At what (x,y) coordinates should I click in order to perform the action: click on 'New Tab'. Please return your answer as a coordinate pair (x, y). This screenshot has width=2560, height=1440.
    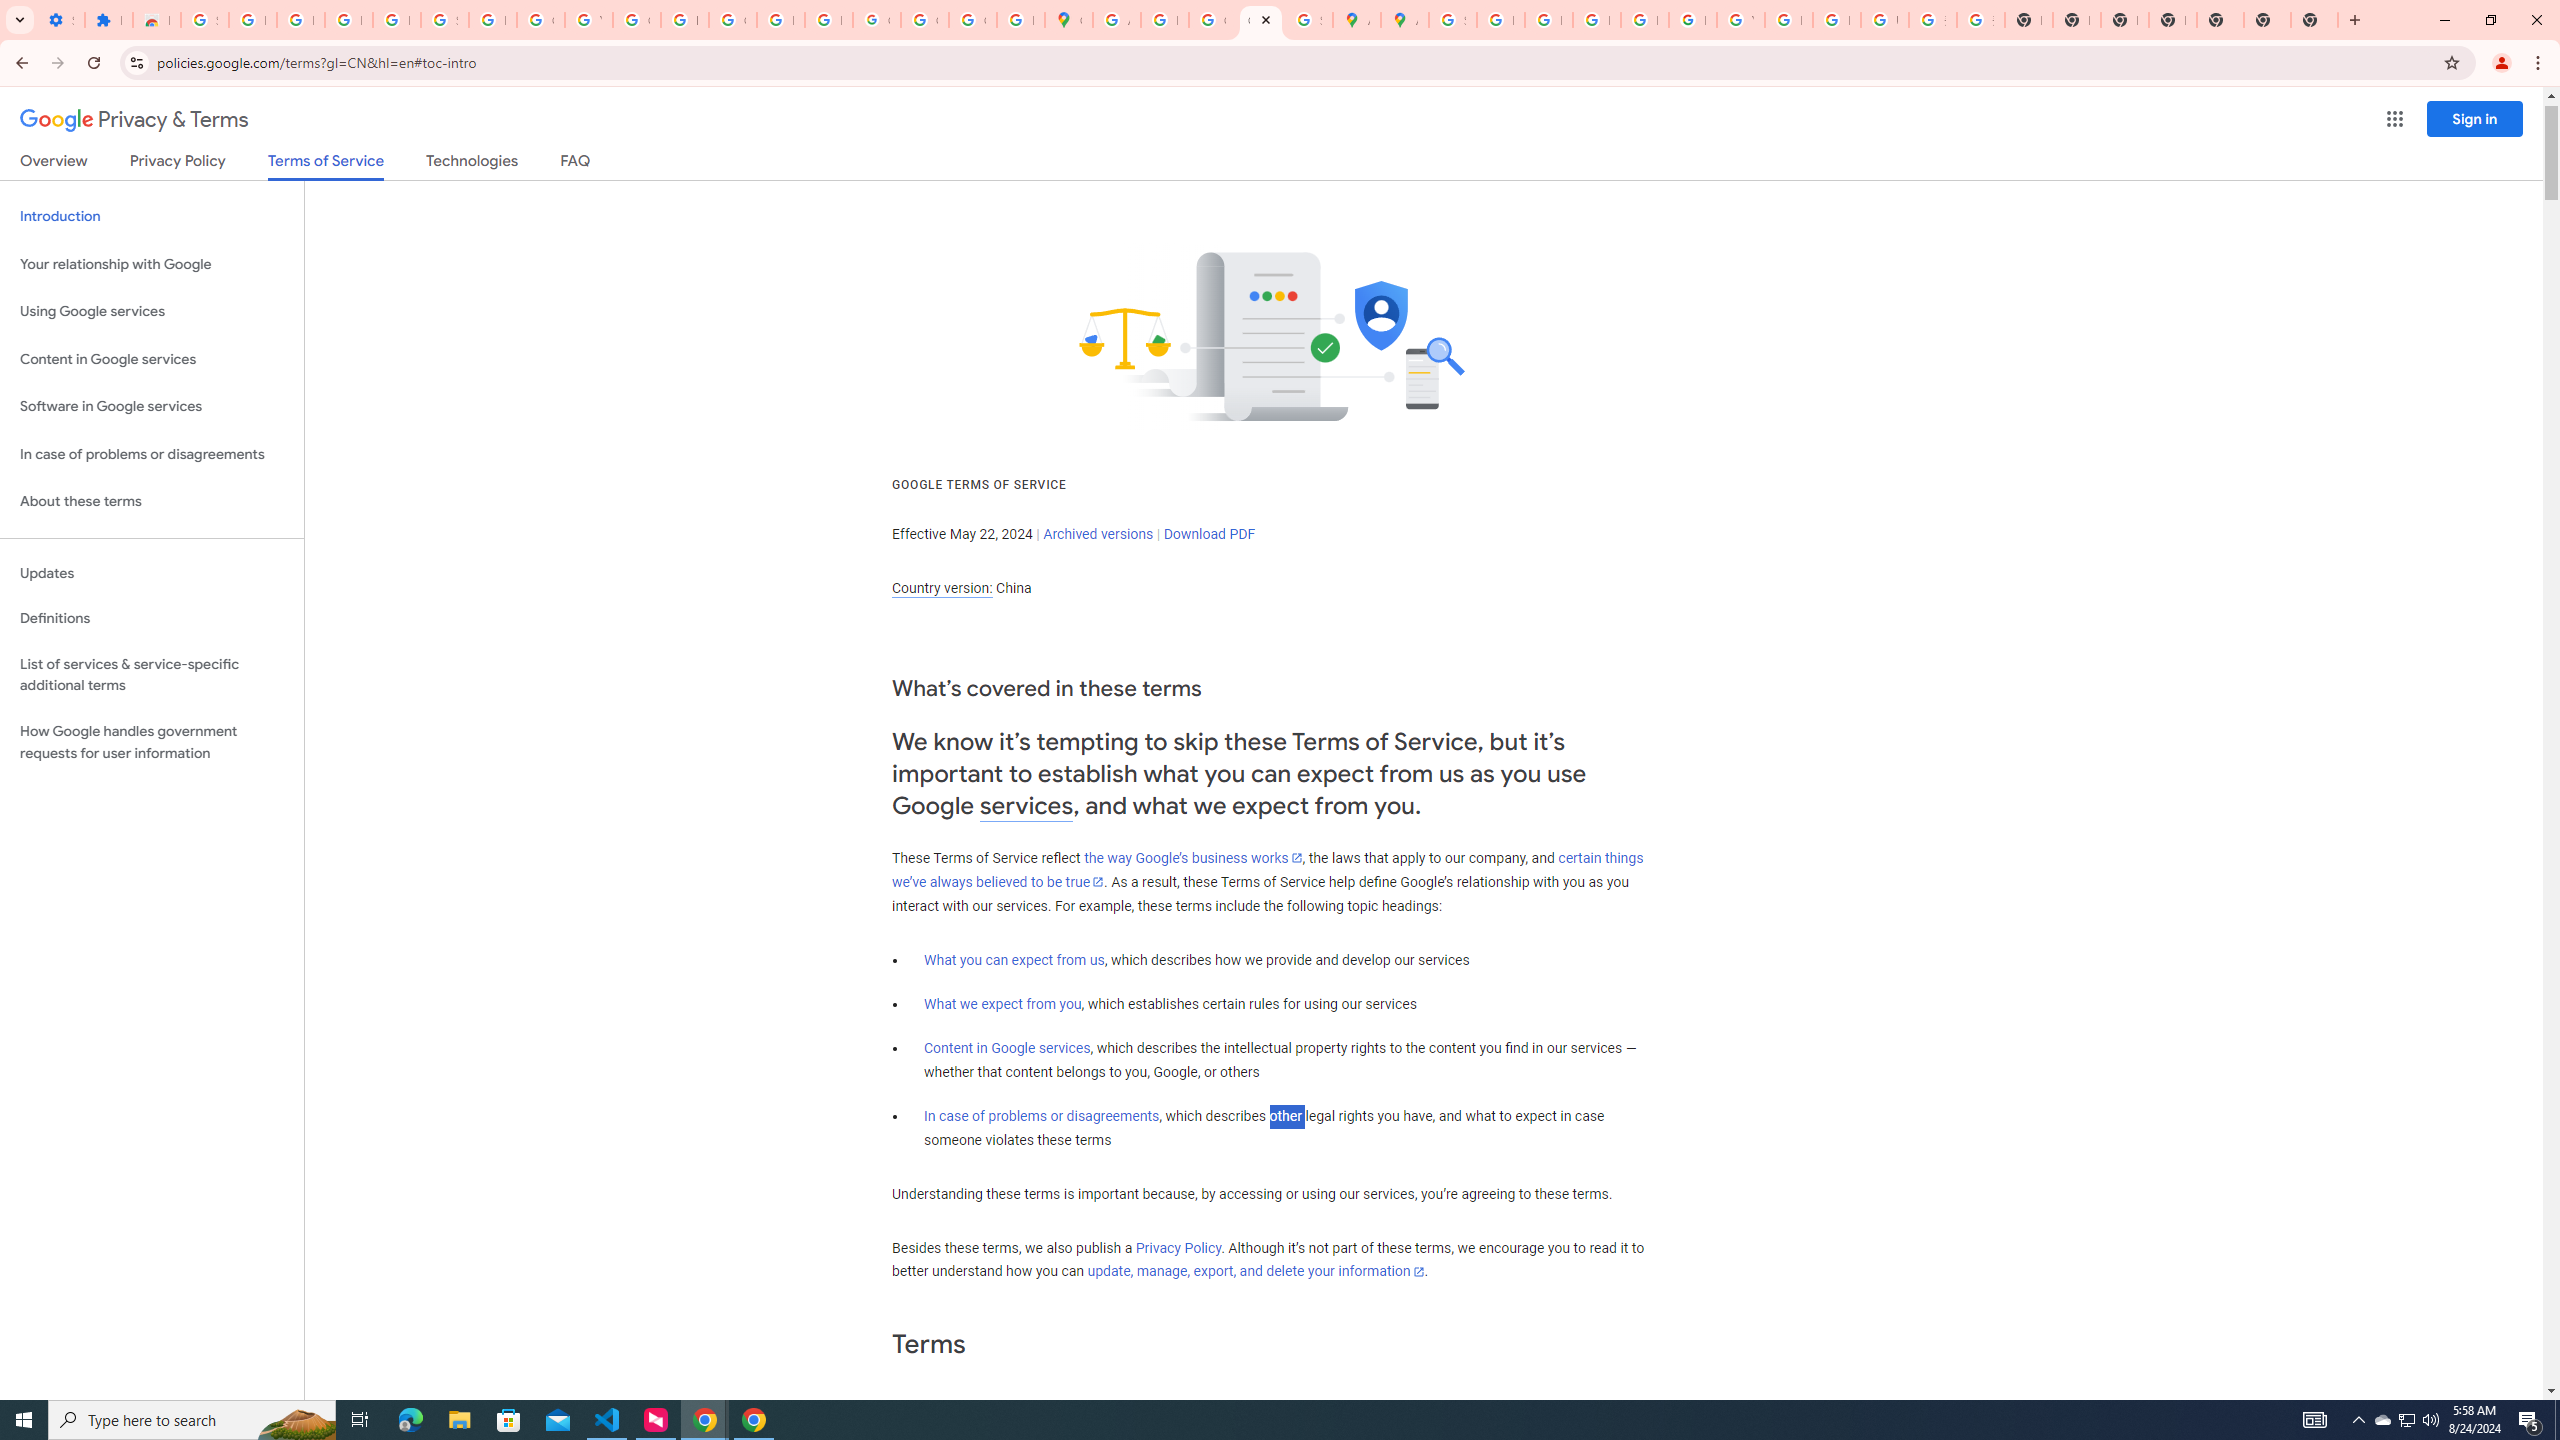
    Looking at the image, I should click on (2266, 19).